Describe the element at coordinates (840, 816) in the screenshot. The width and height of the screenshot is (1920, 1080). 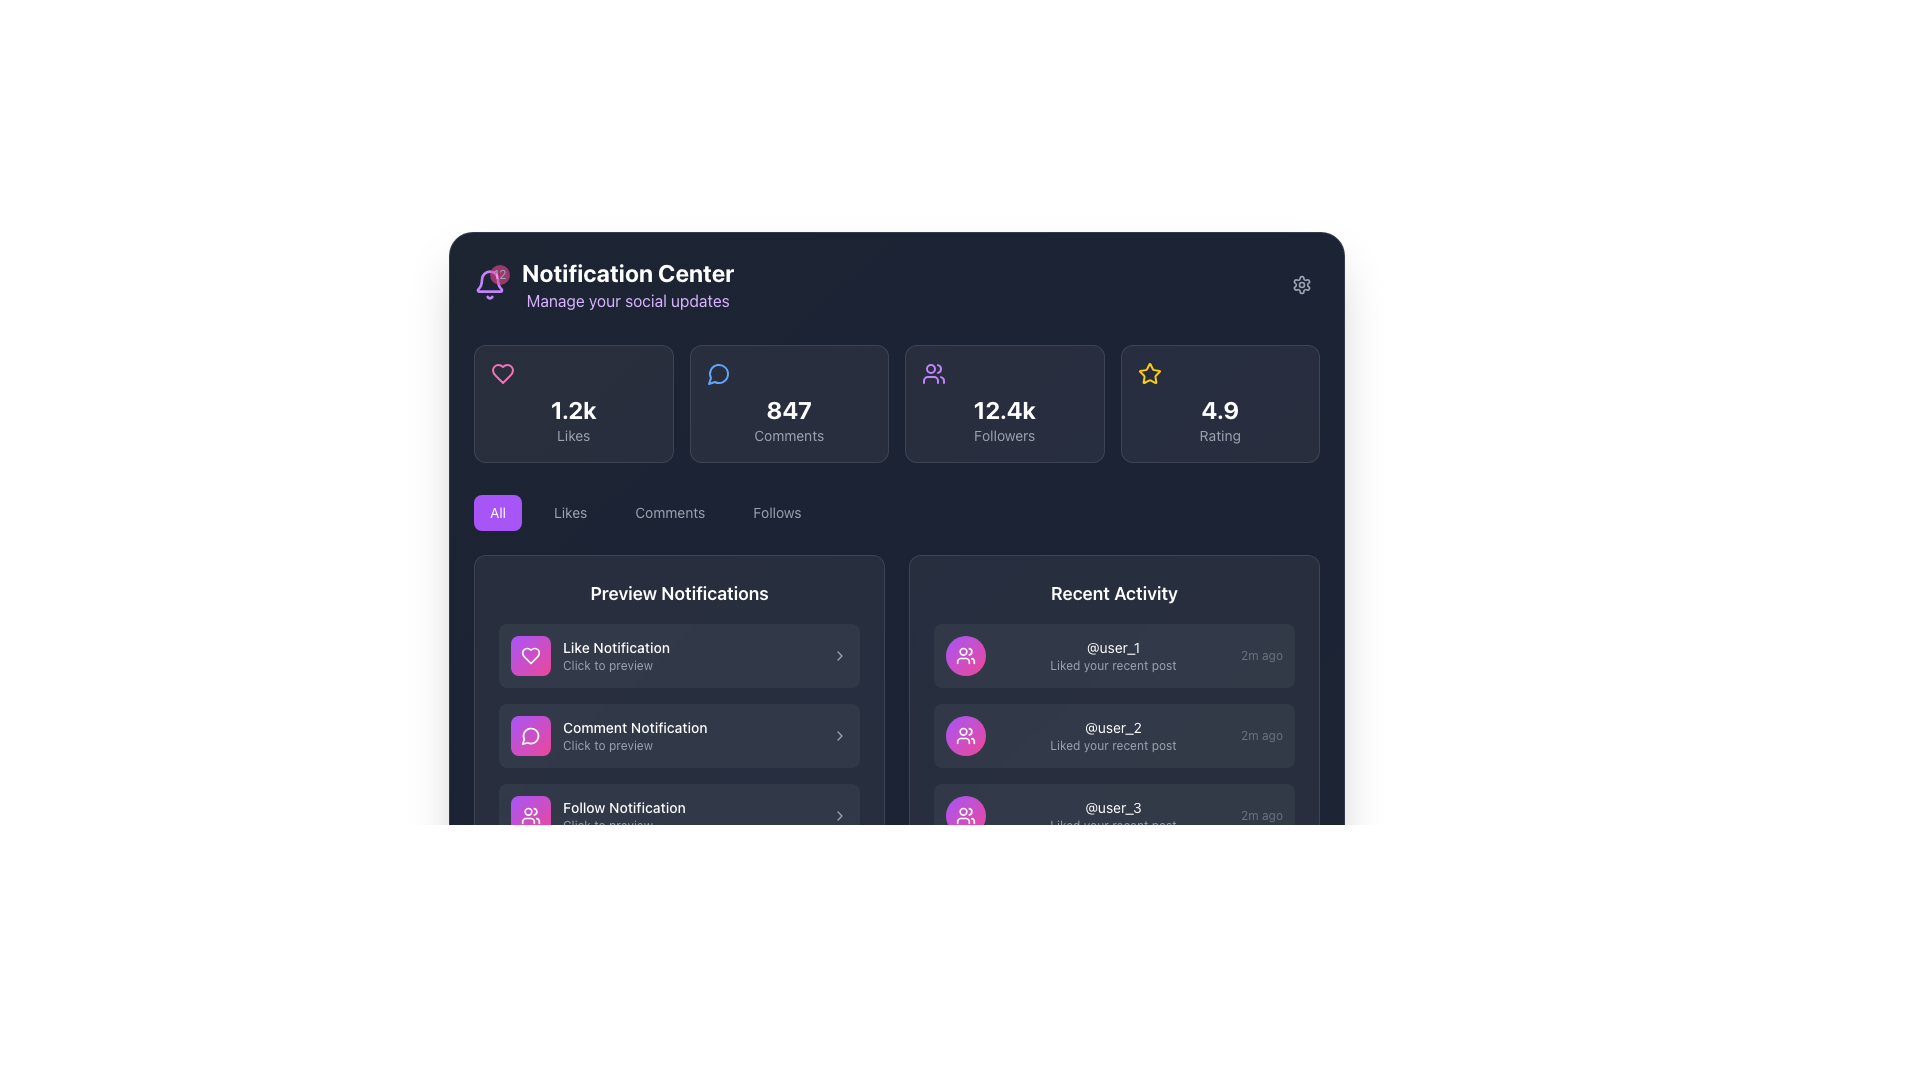
I see `the right-pointing chevron icon styled in light gray, located to the right of the 'Follow Notification' text in the 'Preview Notifications' list, to potentially reveal additional information or a visual effect` at that location.